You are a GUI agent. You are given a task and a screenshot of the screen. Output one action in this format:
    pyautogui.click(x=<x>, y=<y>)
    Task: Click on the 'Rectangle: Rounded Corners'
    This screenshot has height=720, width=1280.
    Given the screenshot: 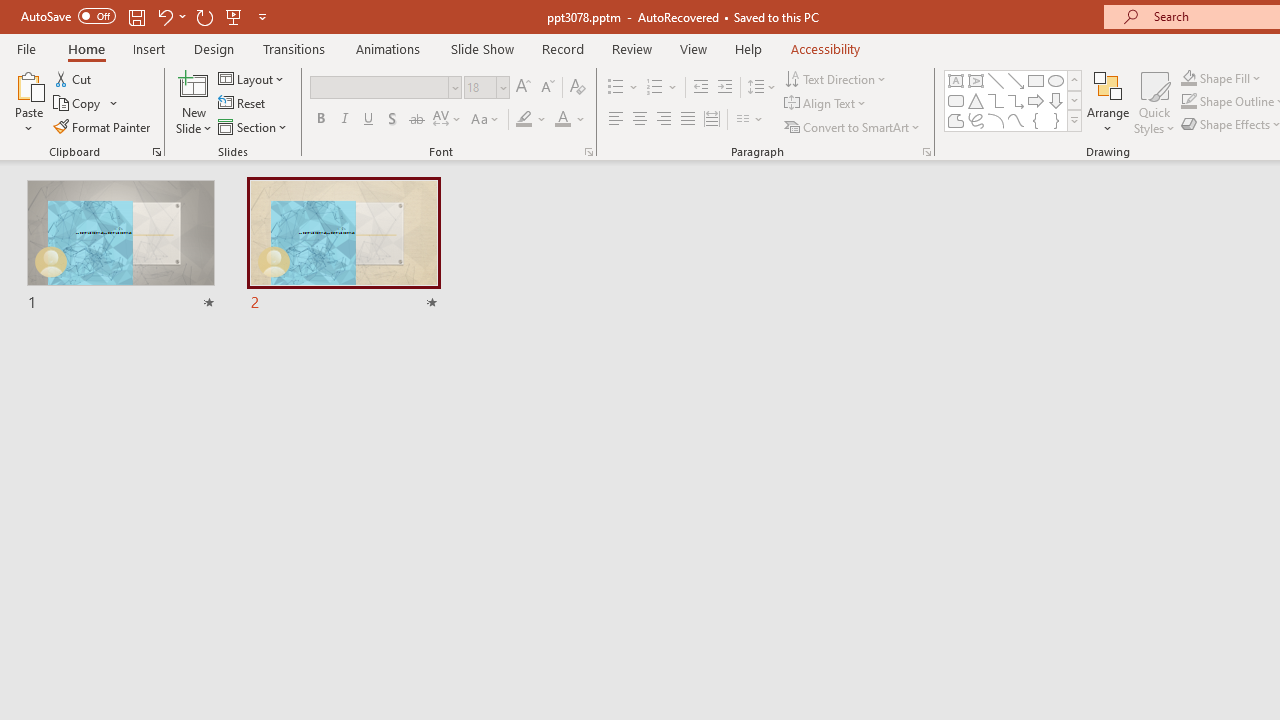 What is the action you would take?
    pyautogui.click(x=955, y=100)
    